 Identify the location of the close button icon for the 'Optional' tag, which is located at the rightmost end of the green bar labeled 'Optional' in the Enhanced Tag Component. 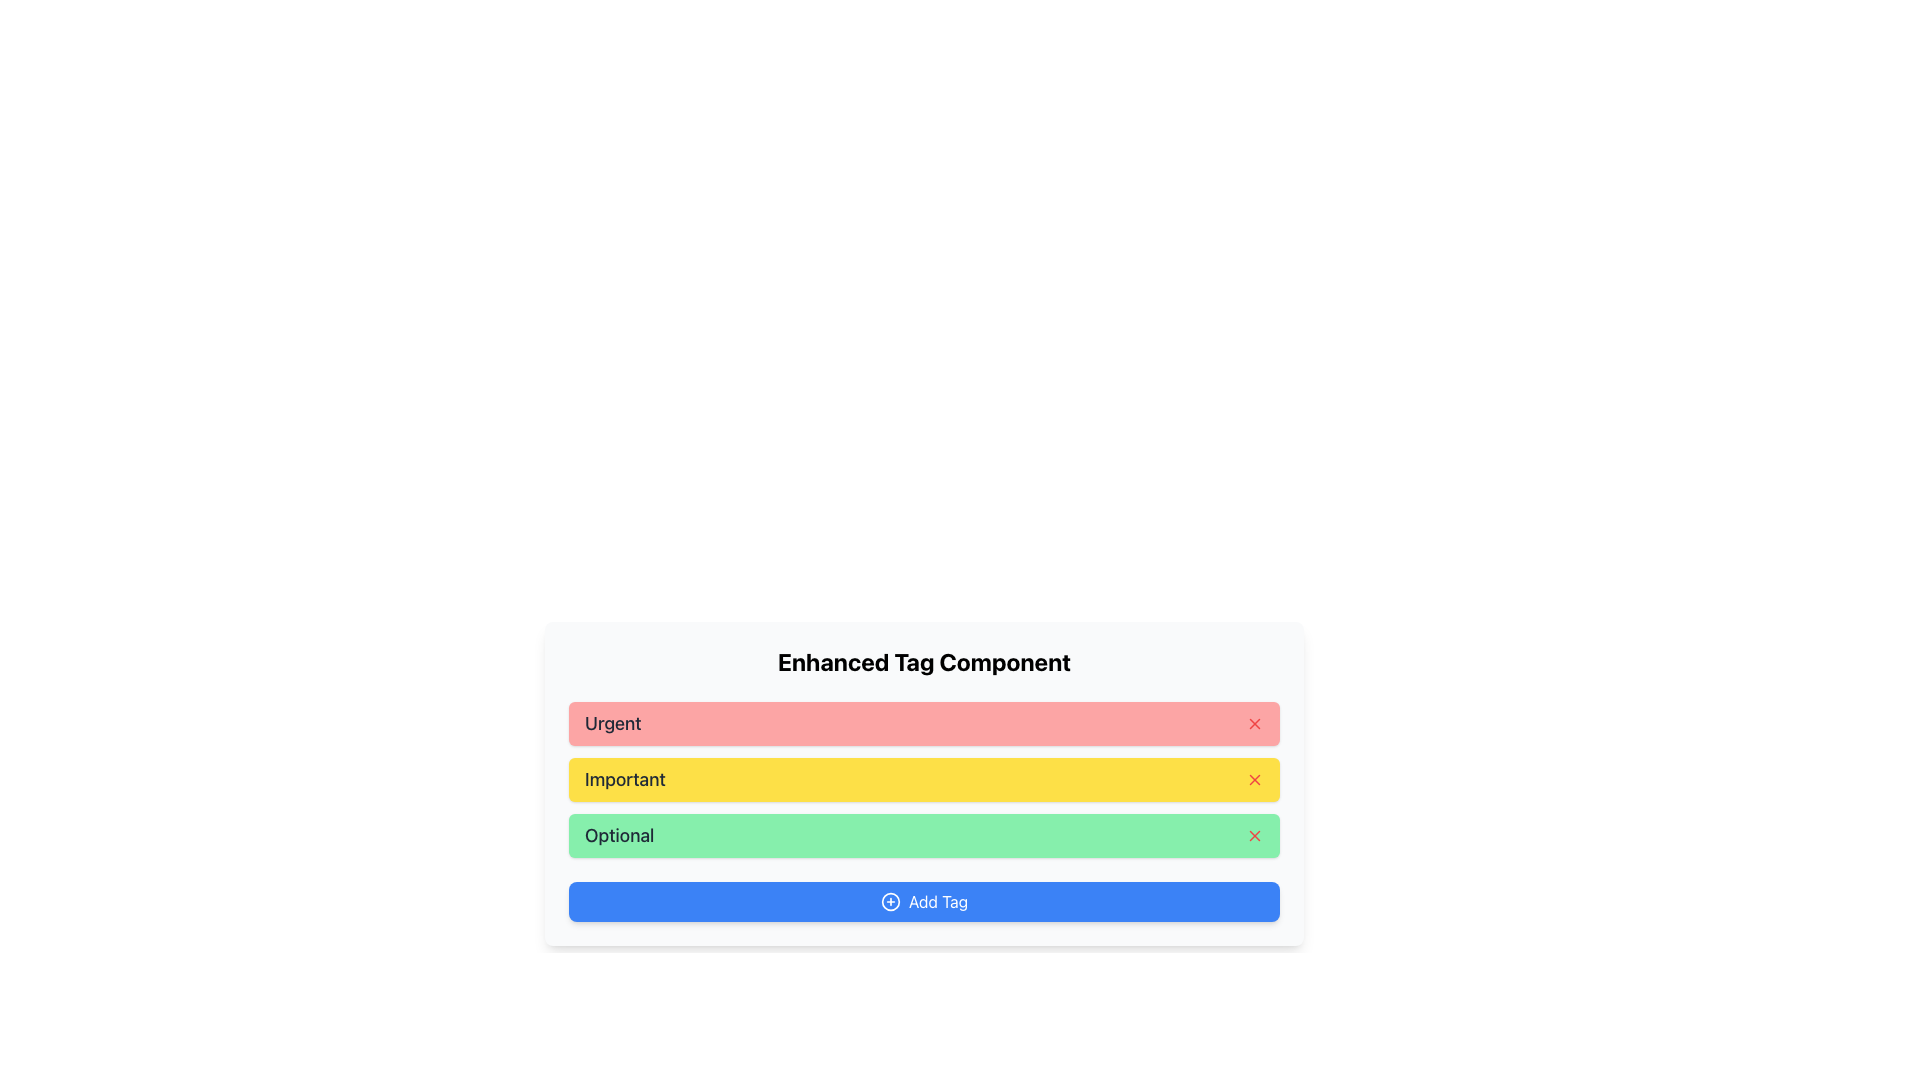
(1253, 836).